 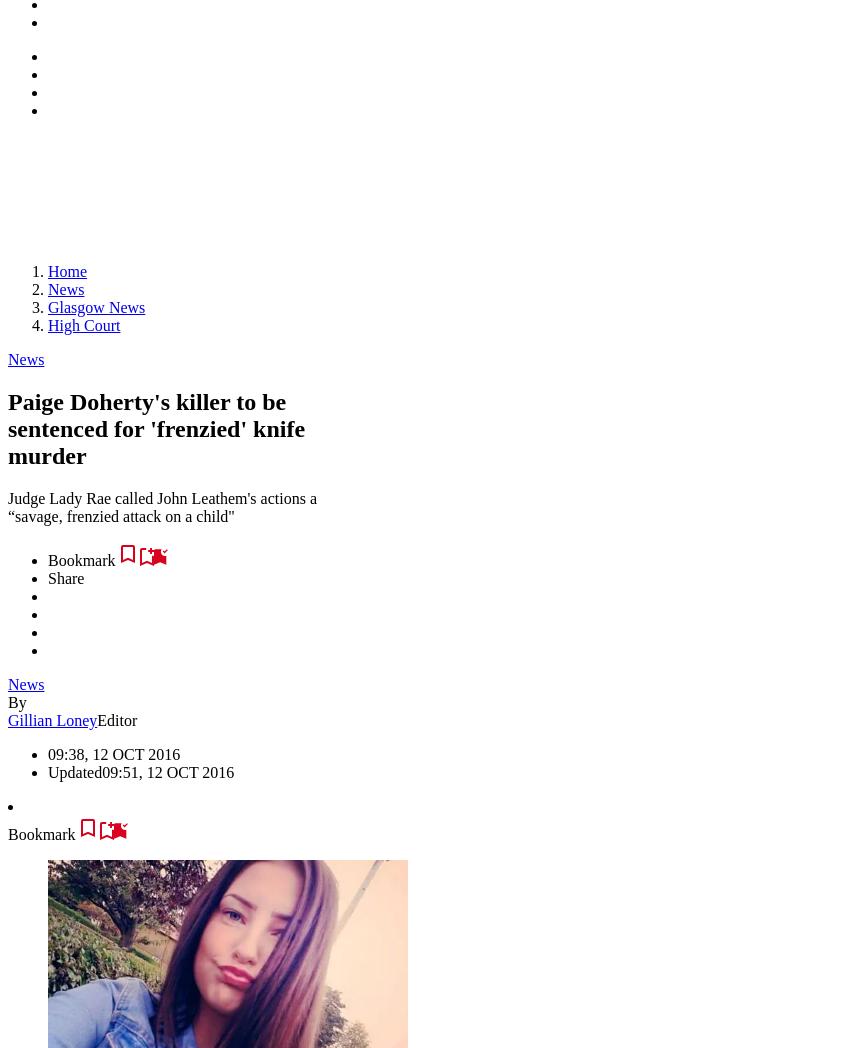 What do you see at coordinates (102, 771) in the screenshot?
I see `'09:51, 12 OCT 2016'` at bounding box center [102, 771].